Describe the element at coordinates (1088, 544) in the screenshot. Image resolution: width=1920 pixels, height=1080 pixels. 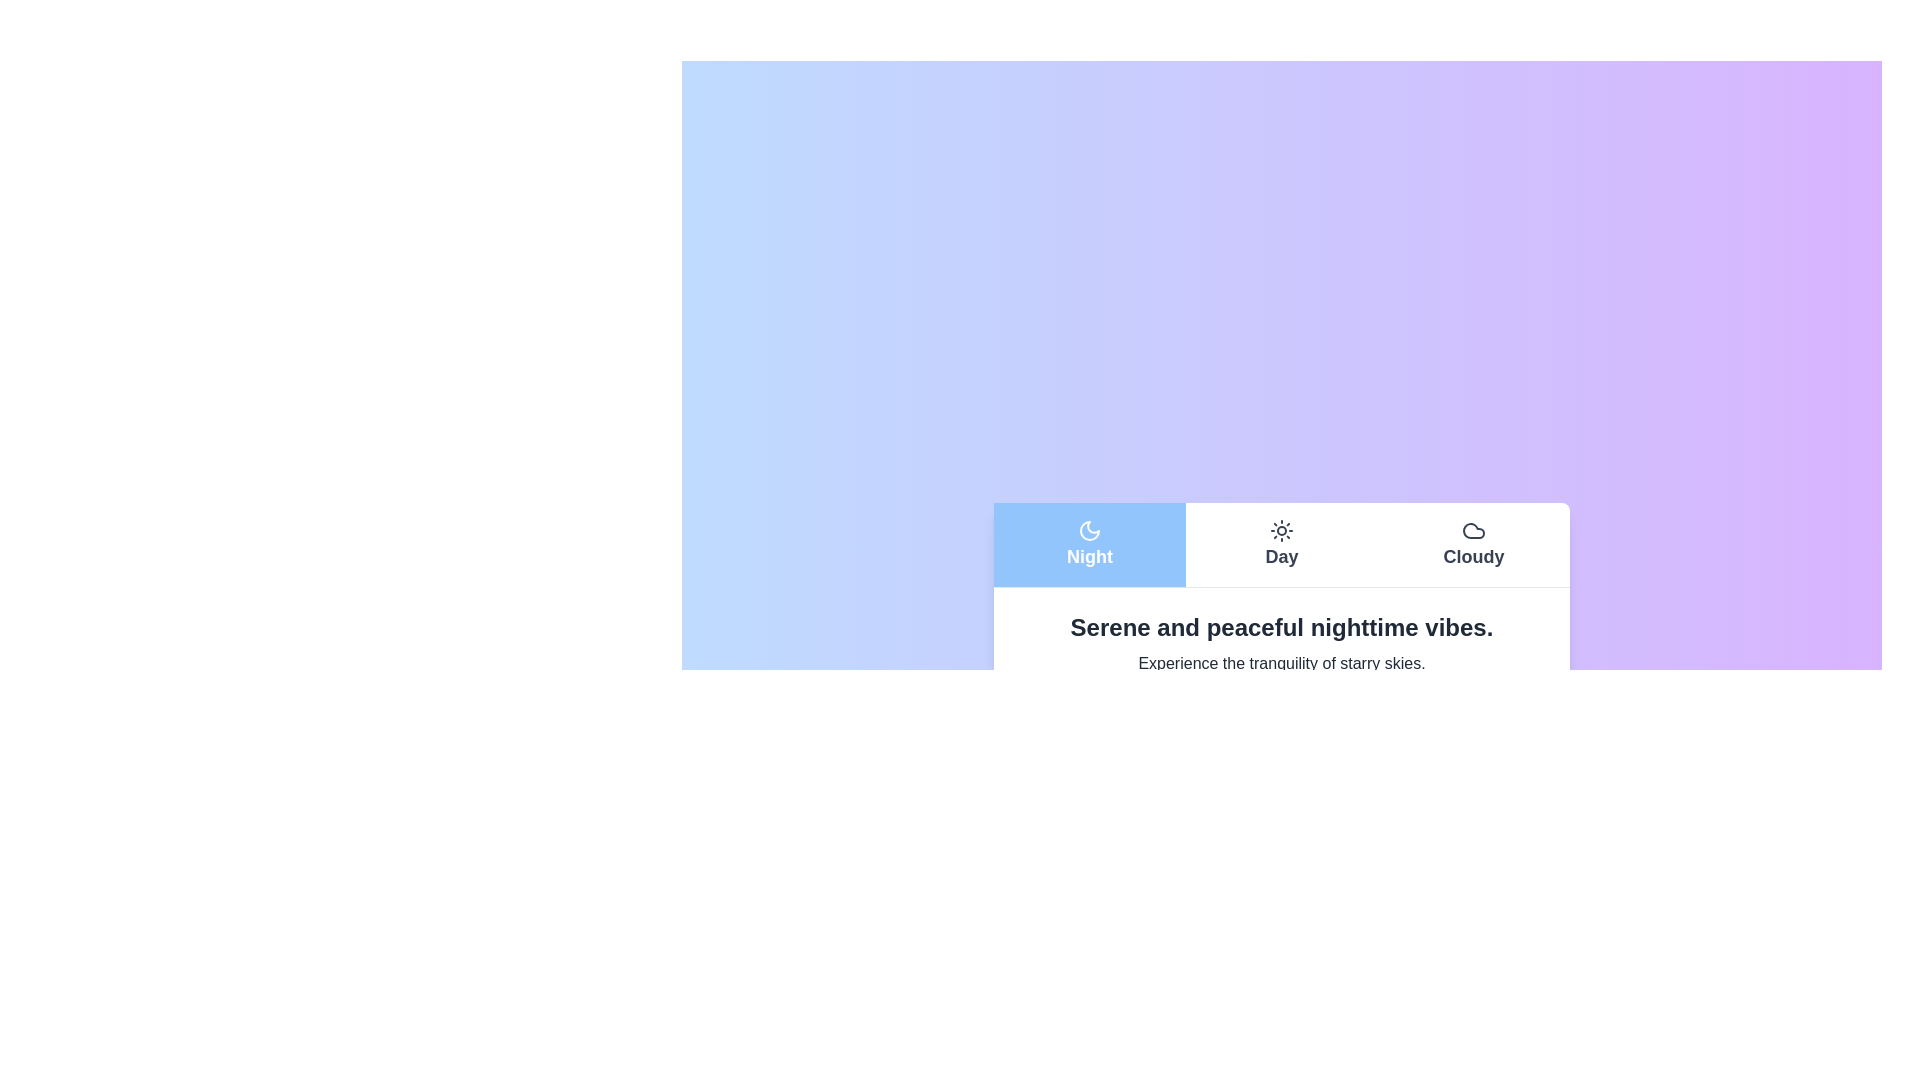
I see `the Night tab to observe its hover effect` at that location.